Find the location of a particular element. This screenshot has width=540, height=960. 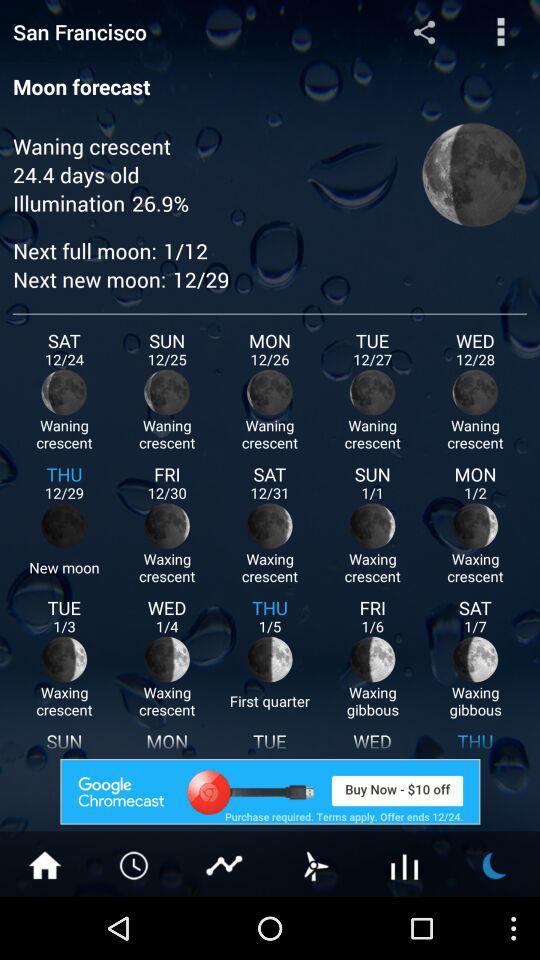

buy selection is located at coordinates (270, 791).